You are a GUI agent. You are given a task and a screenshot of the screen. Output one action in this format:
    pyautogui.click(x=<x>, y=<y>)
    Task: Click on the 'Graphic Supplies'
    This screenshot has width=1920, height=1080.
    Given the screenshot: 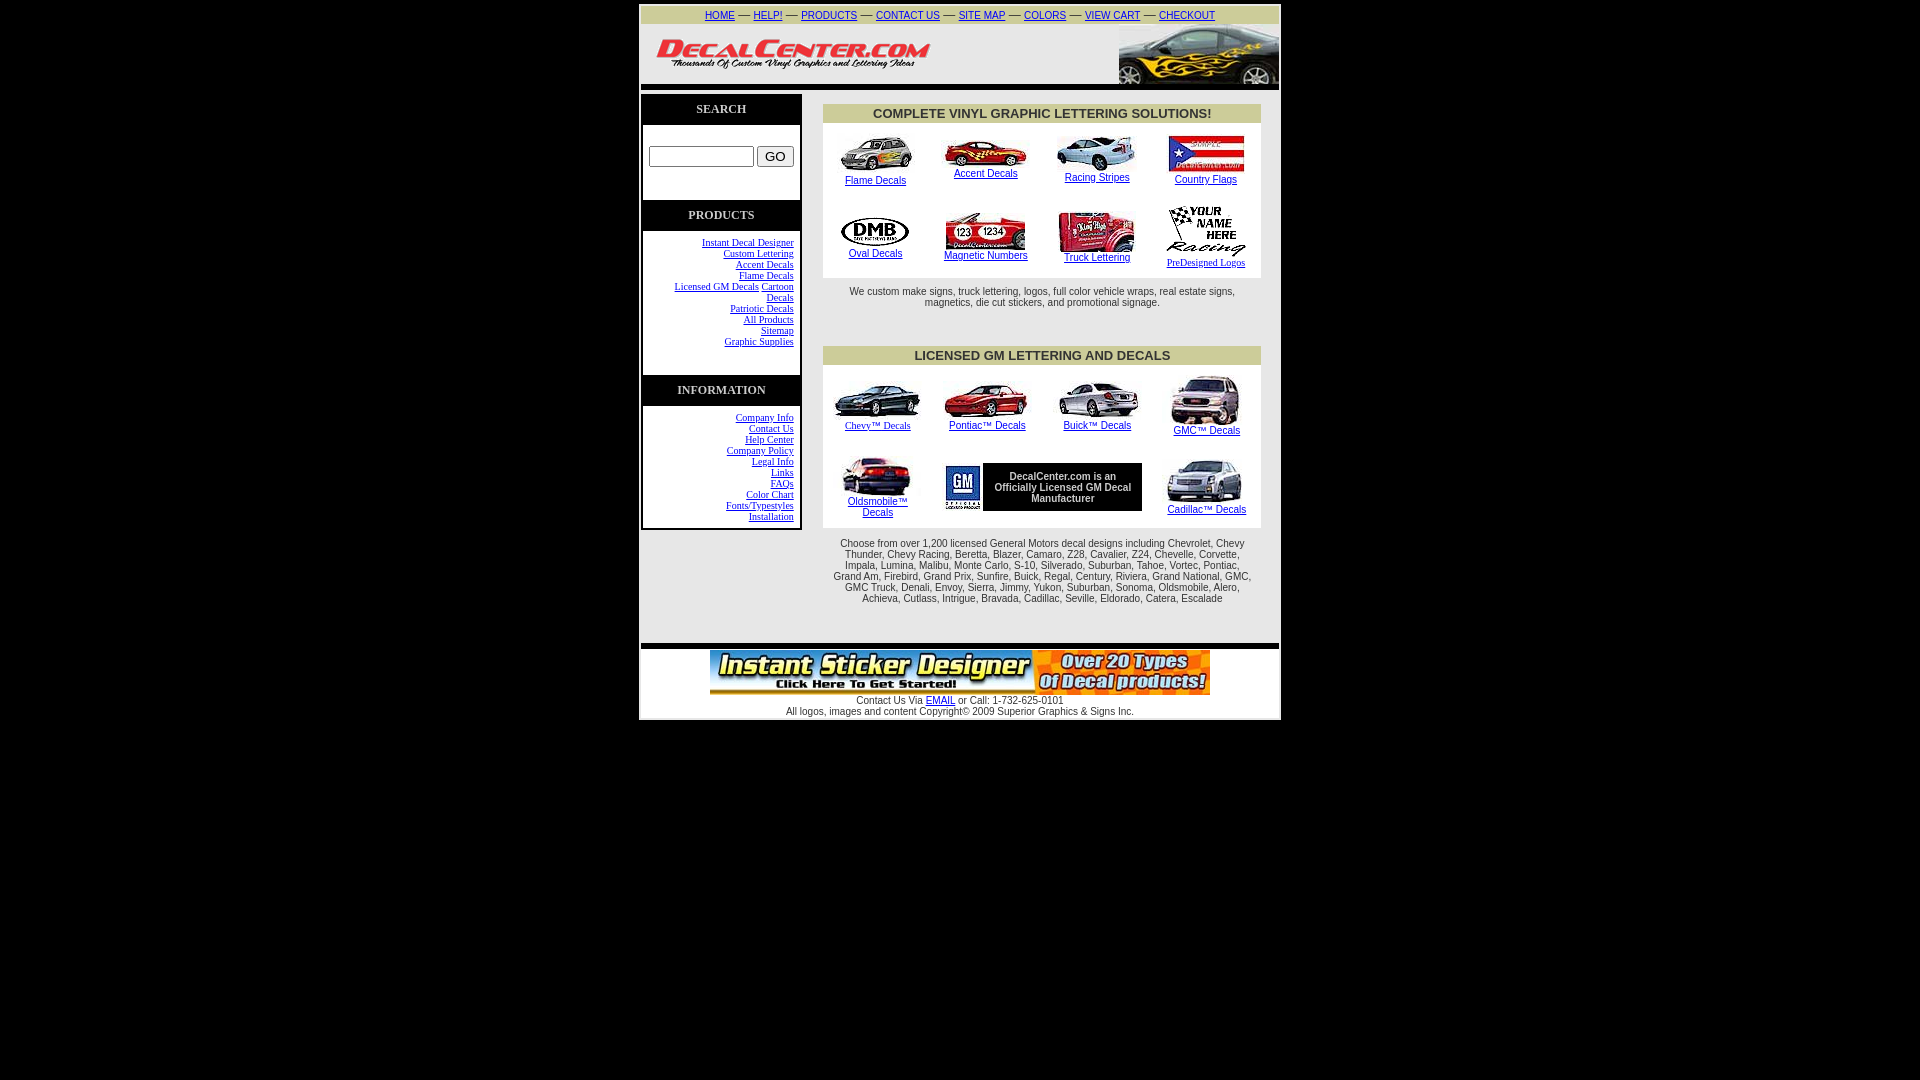 What is the action you would take?
    pyautogui.click(x=723, y=340)
    